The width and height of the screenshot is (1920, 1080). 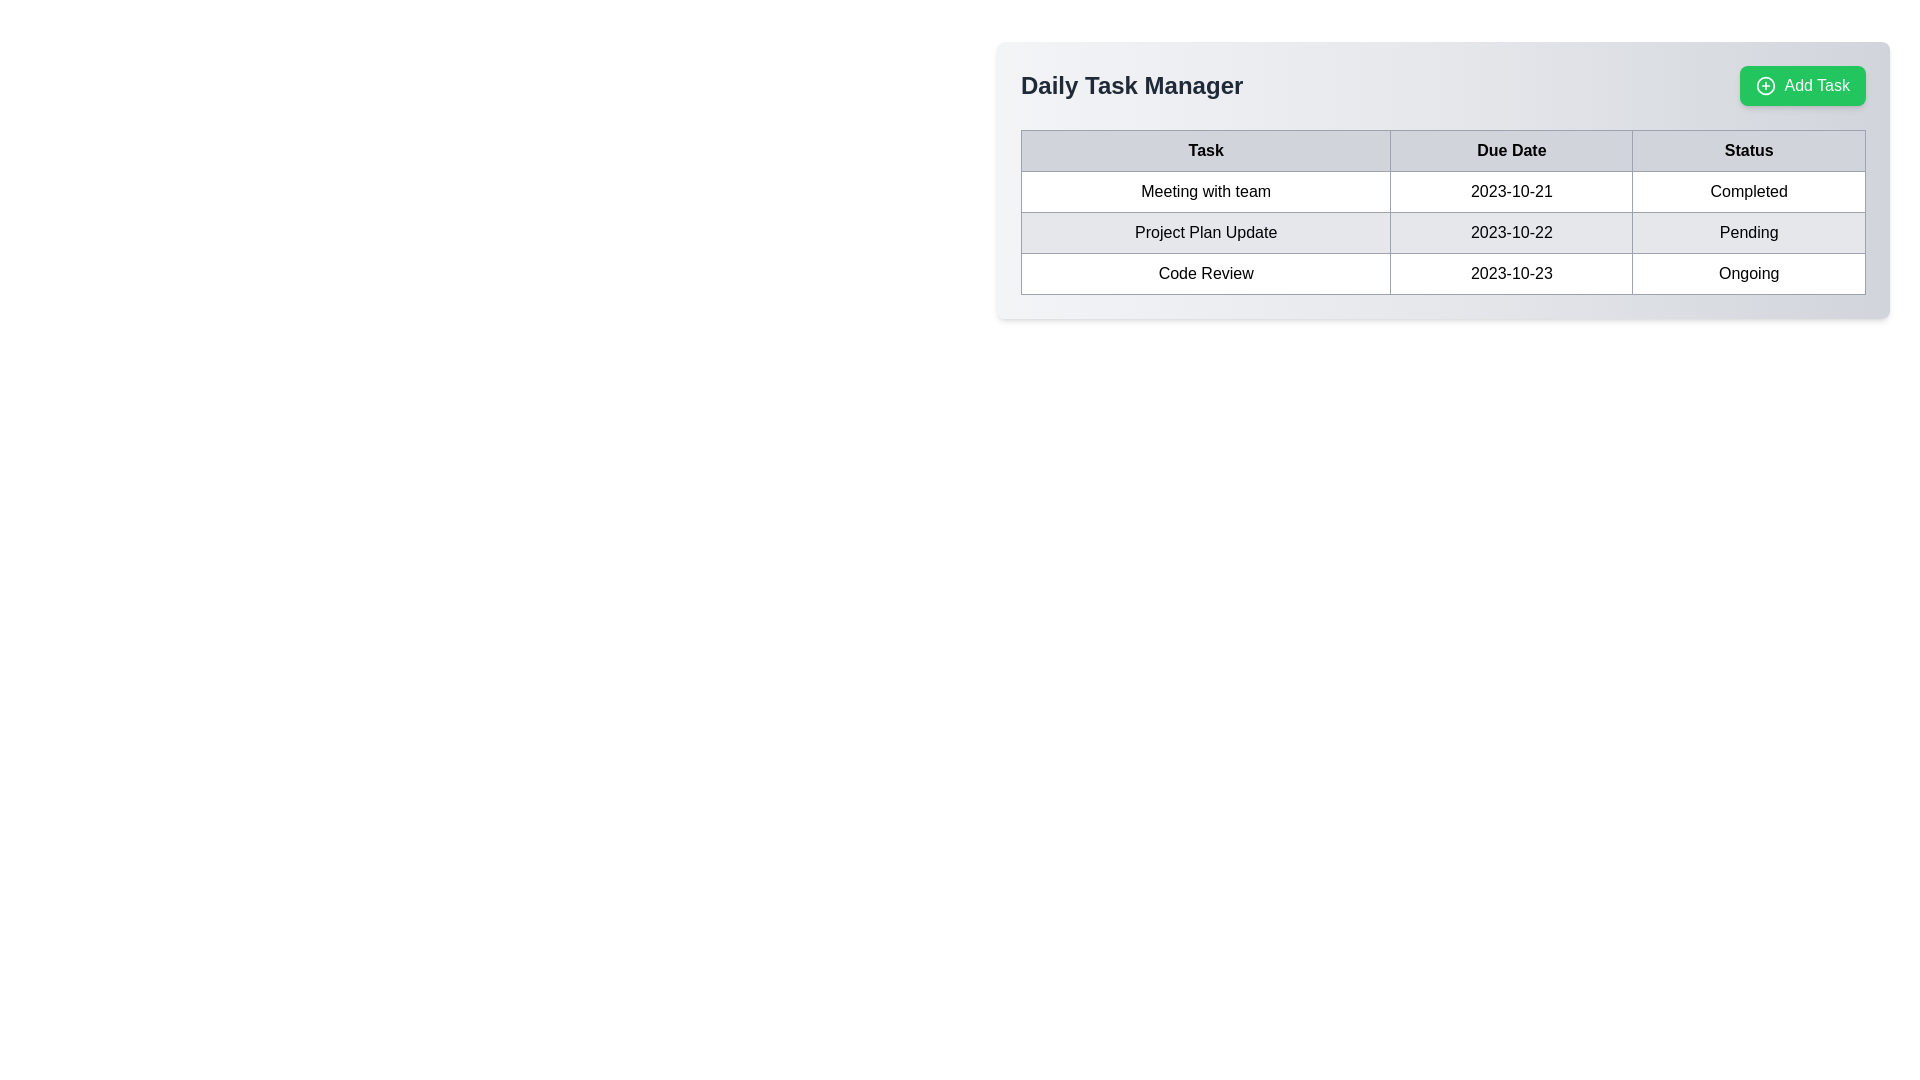 What do you see at coordinates (1748, 149) in the screenshot?
I see `the status header label, which is the last item in a row of cells in a task management table, positioned to the far-right, adjacent to 'Task' and 'Due Date'` at bounding box center [1748, 149].